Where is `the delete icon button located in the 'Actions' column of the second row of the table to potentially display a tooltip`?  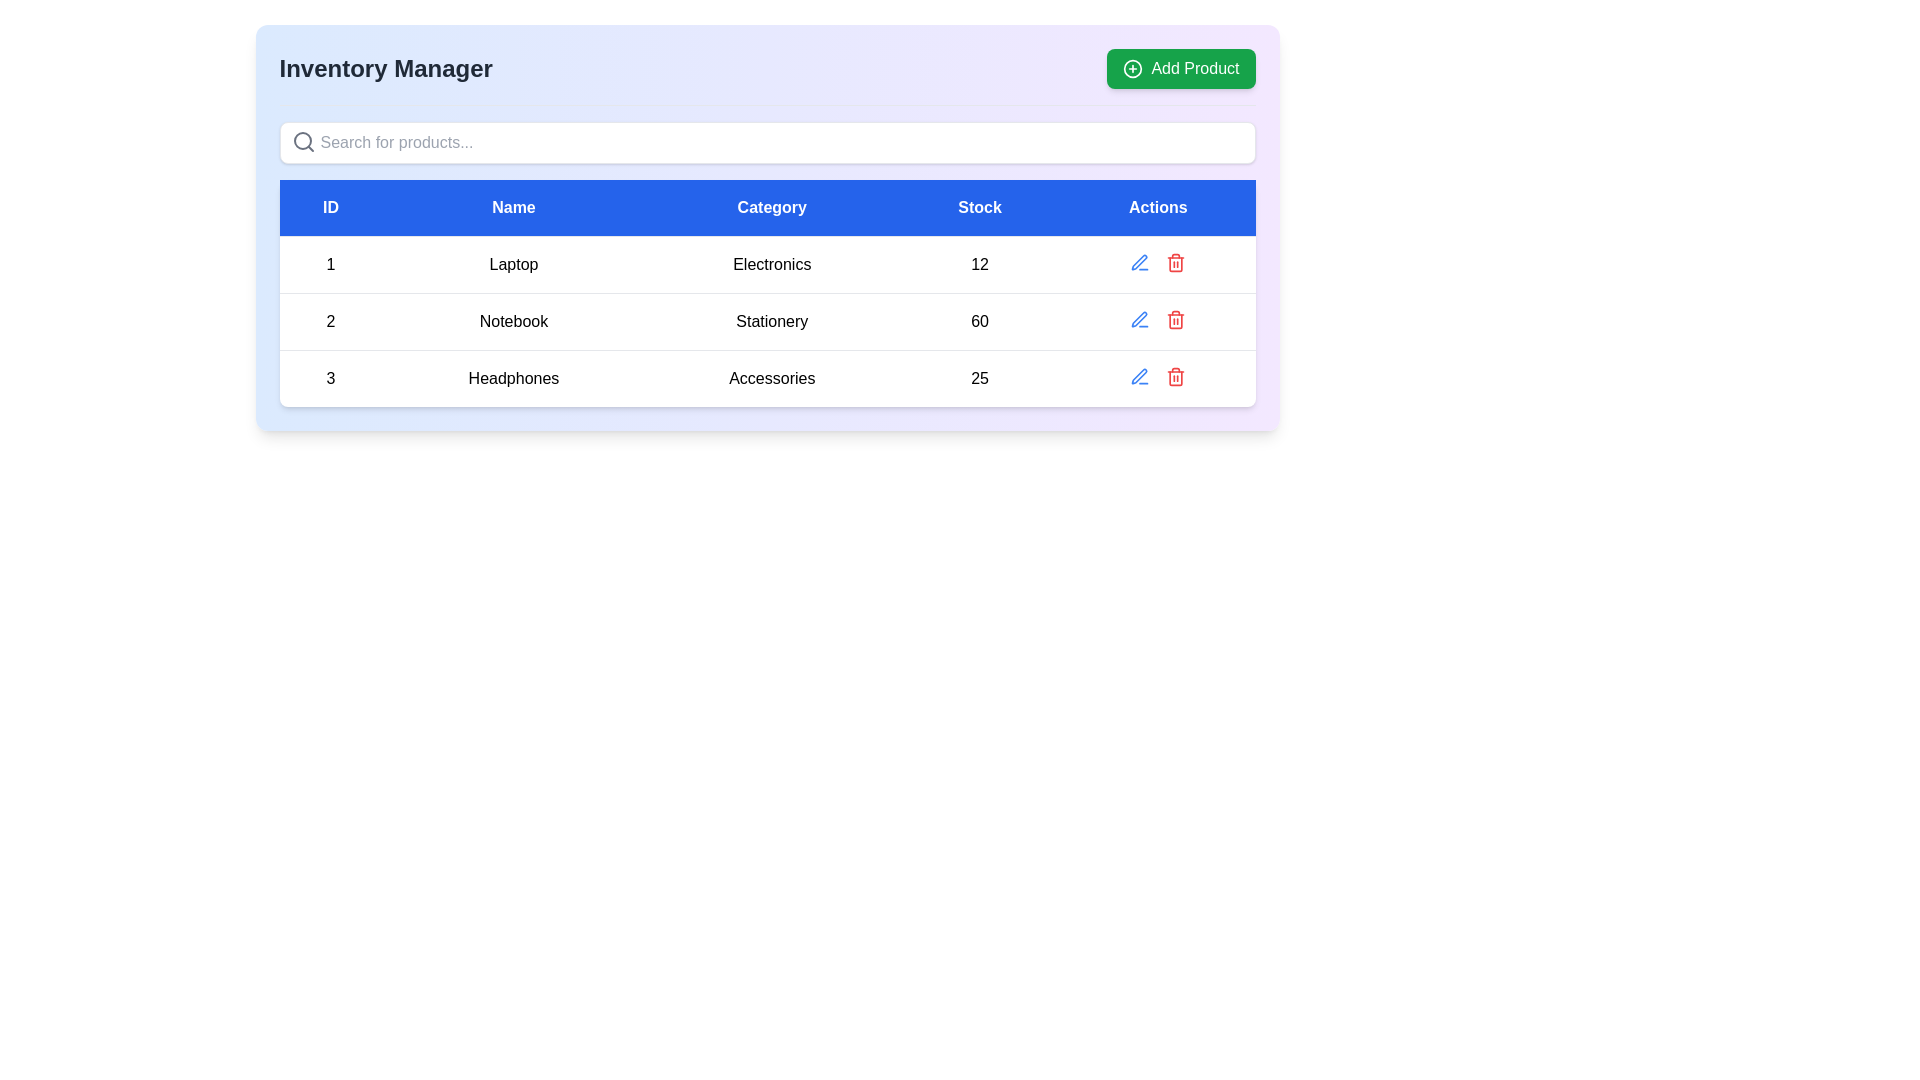
the delete icon button located in the 'Actions' column of the second row of the table to potentially display a tooltip is located at coordinates (1176, 319).